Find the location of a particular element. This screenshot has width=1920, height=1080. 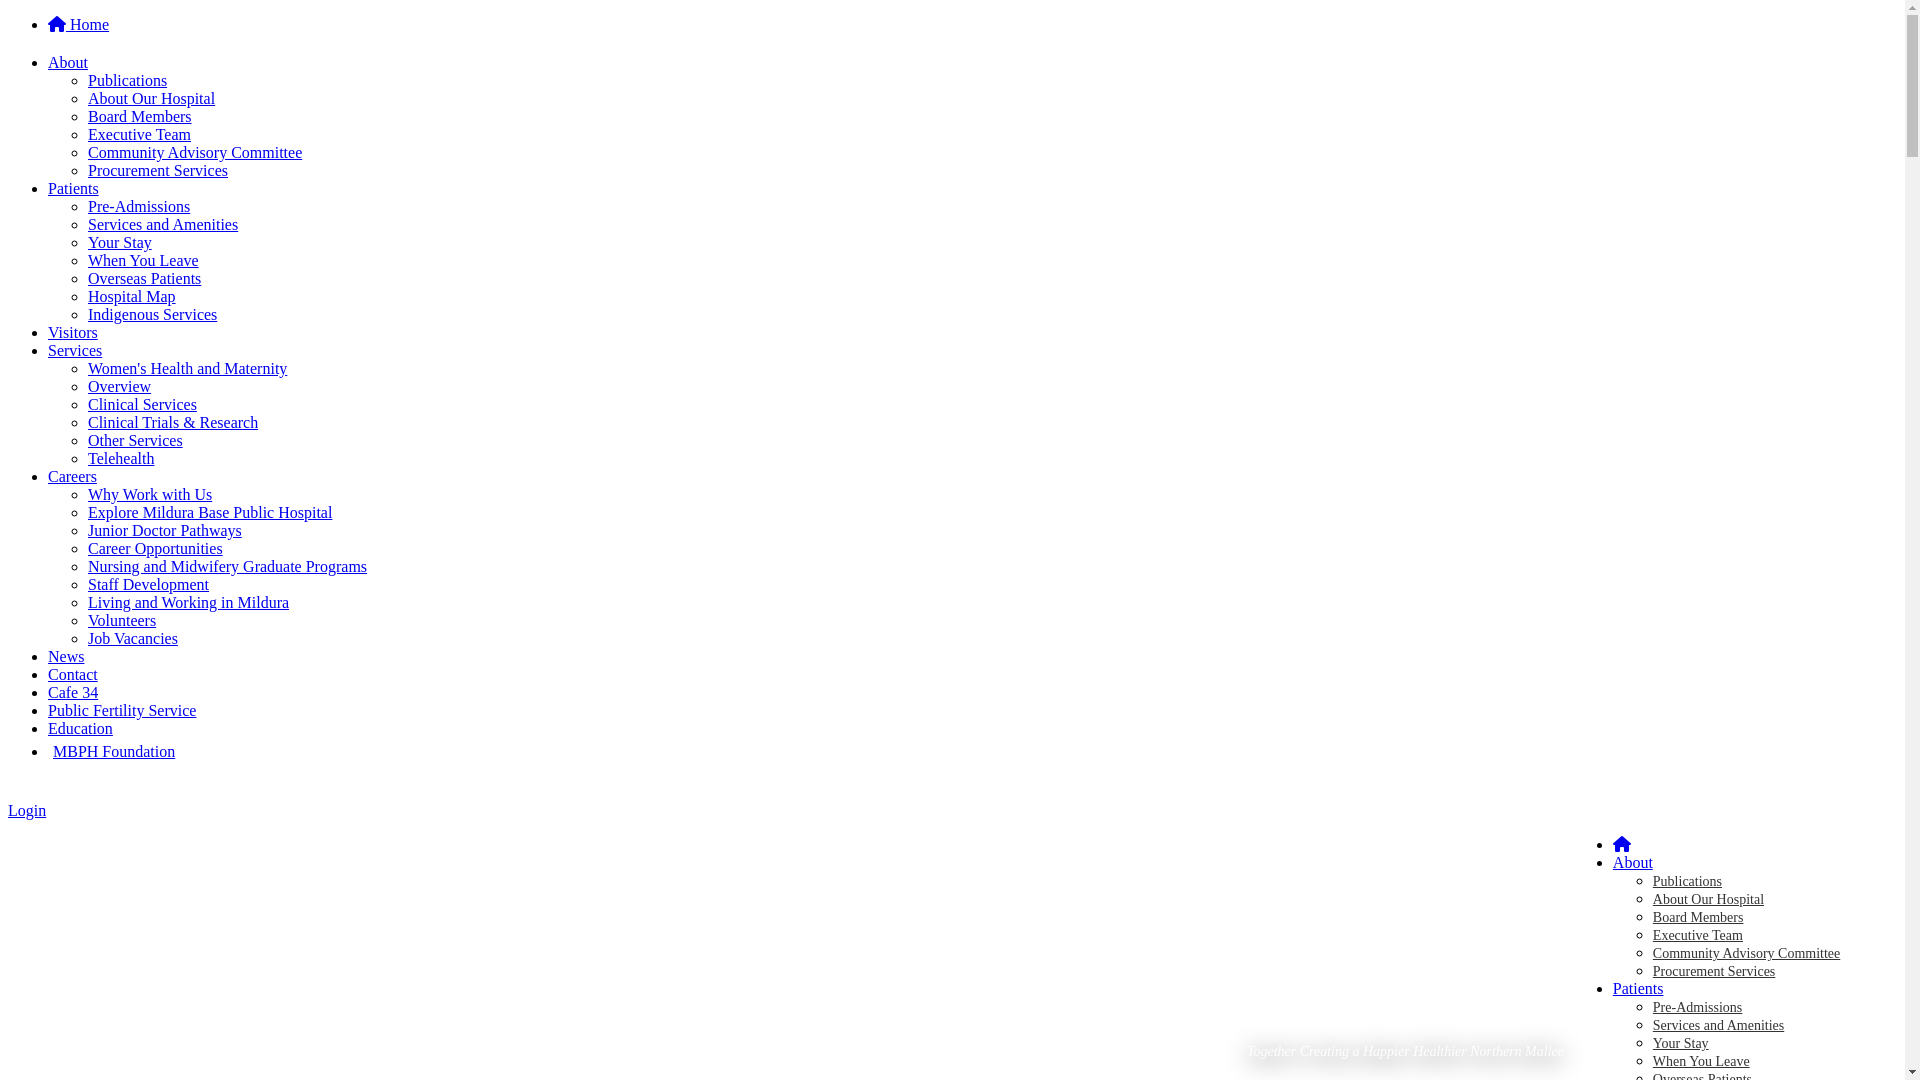

'Community Advisory Committee' is located at coordinates (1745, 952).